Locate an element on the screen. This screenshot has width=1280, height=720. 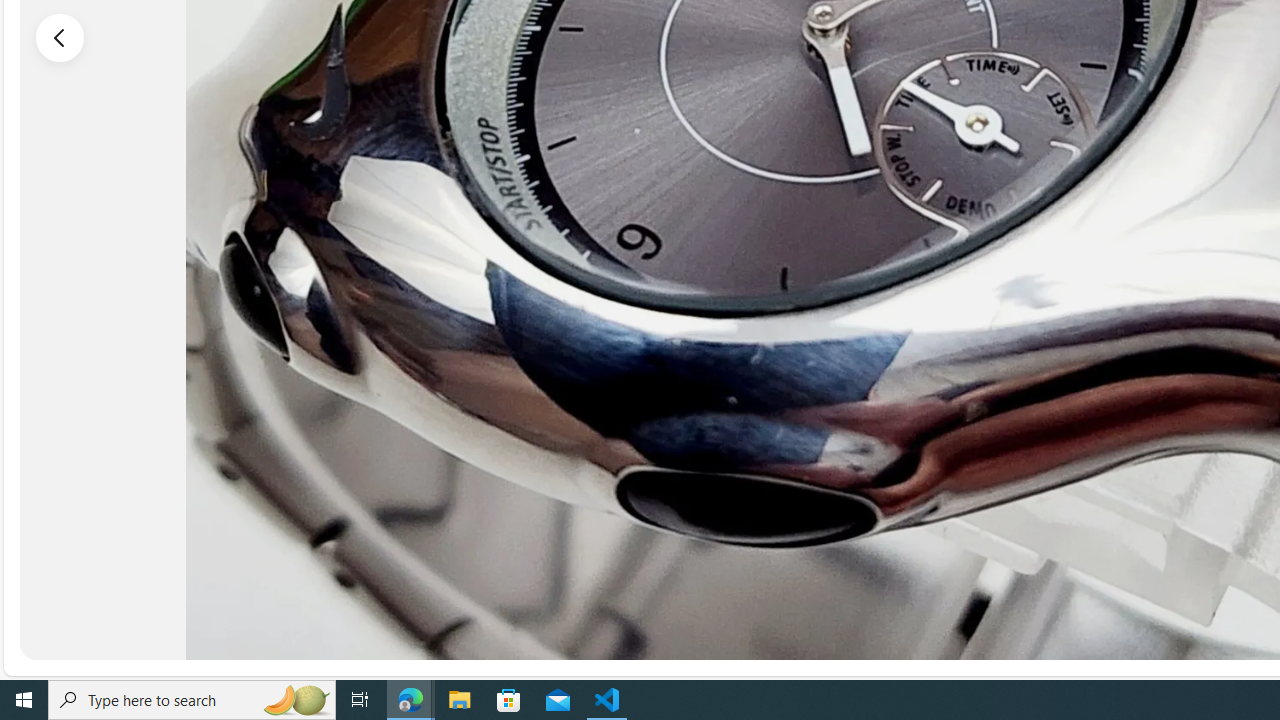
'Previous image - Item images thumbnails' is located at coordinates (60, 37).